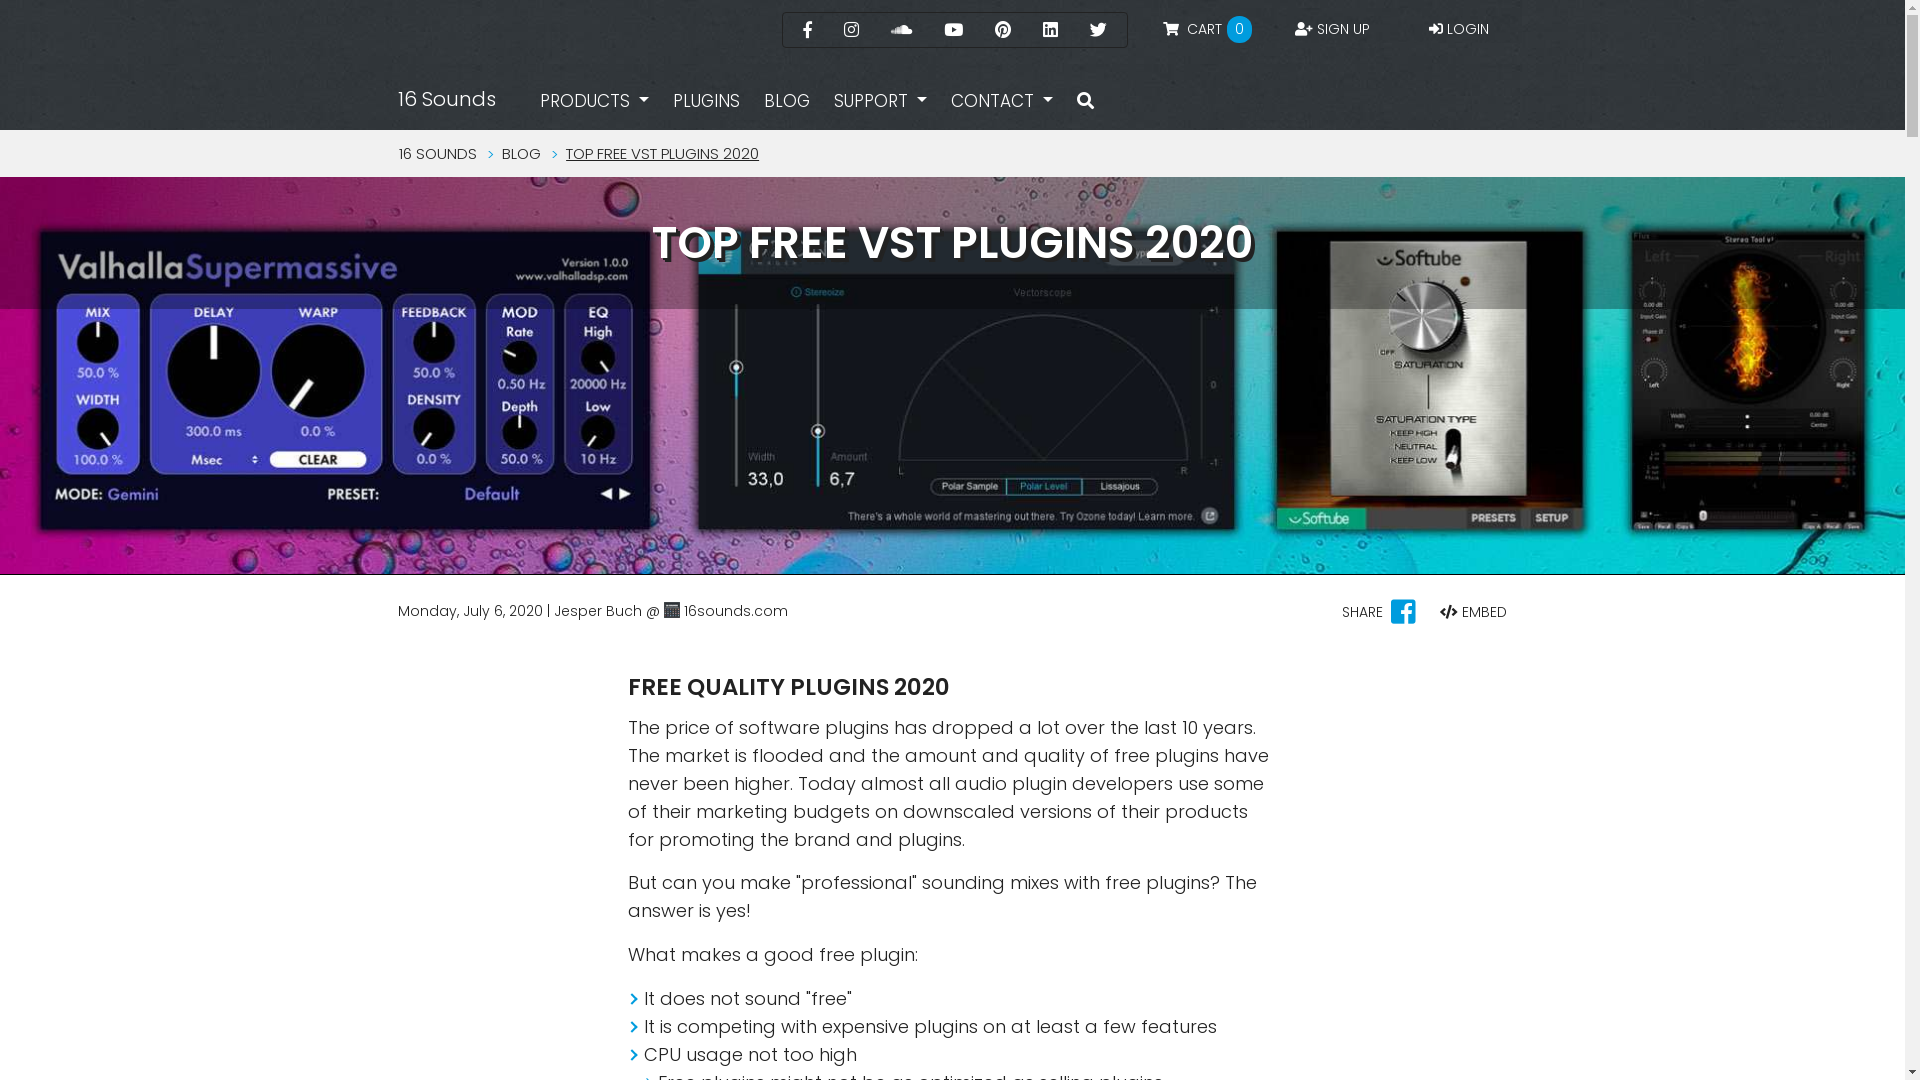 Image resolution: width=1920 pixels, height=1080 pixels. What do you see at coordinates (1002, 100) in the screenshot?
I see `'CONTACT'` at bounding box center [1002, 100].